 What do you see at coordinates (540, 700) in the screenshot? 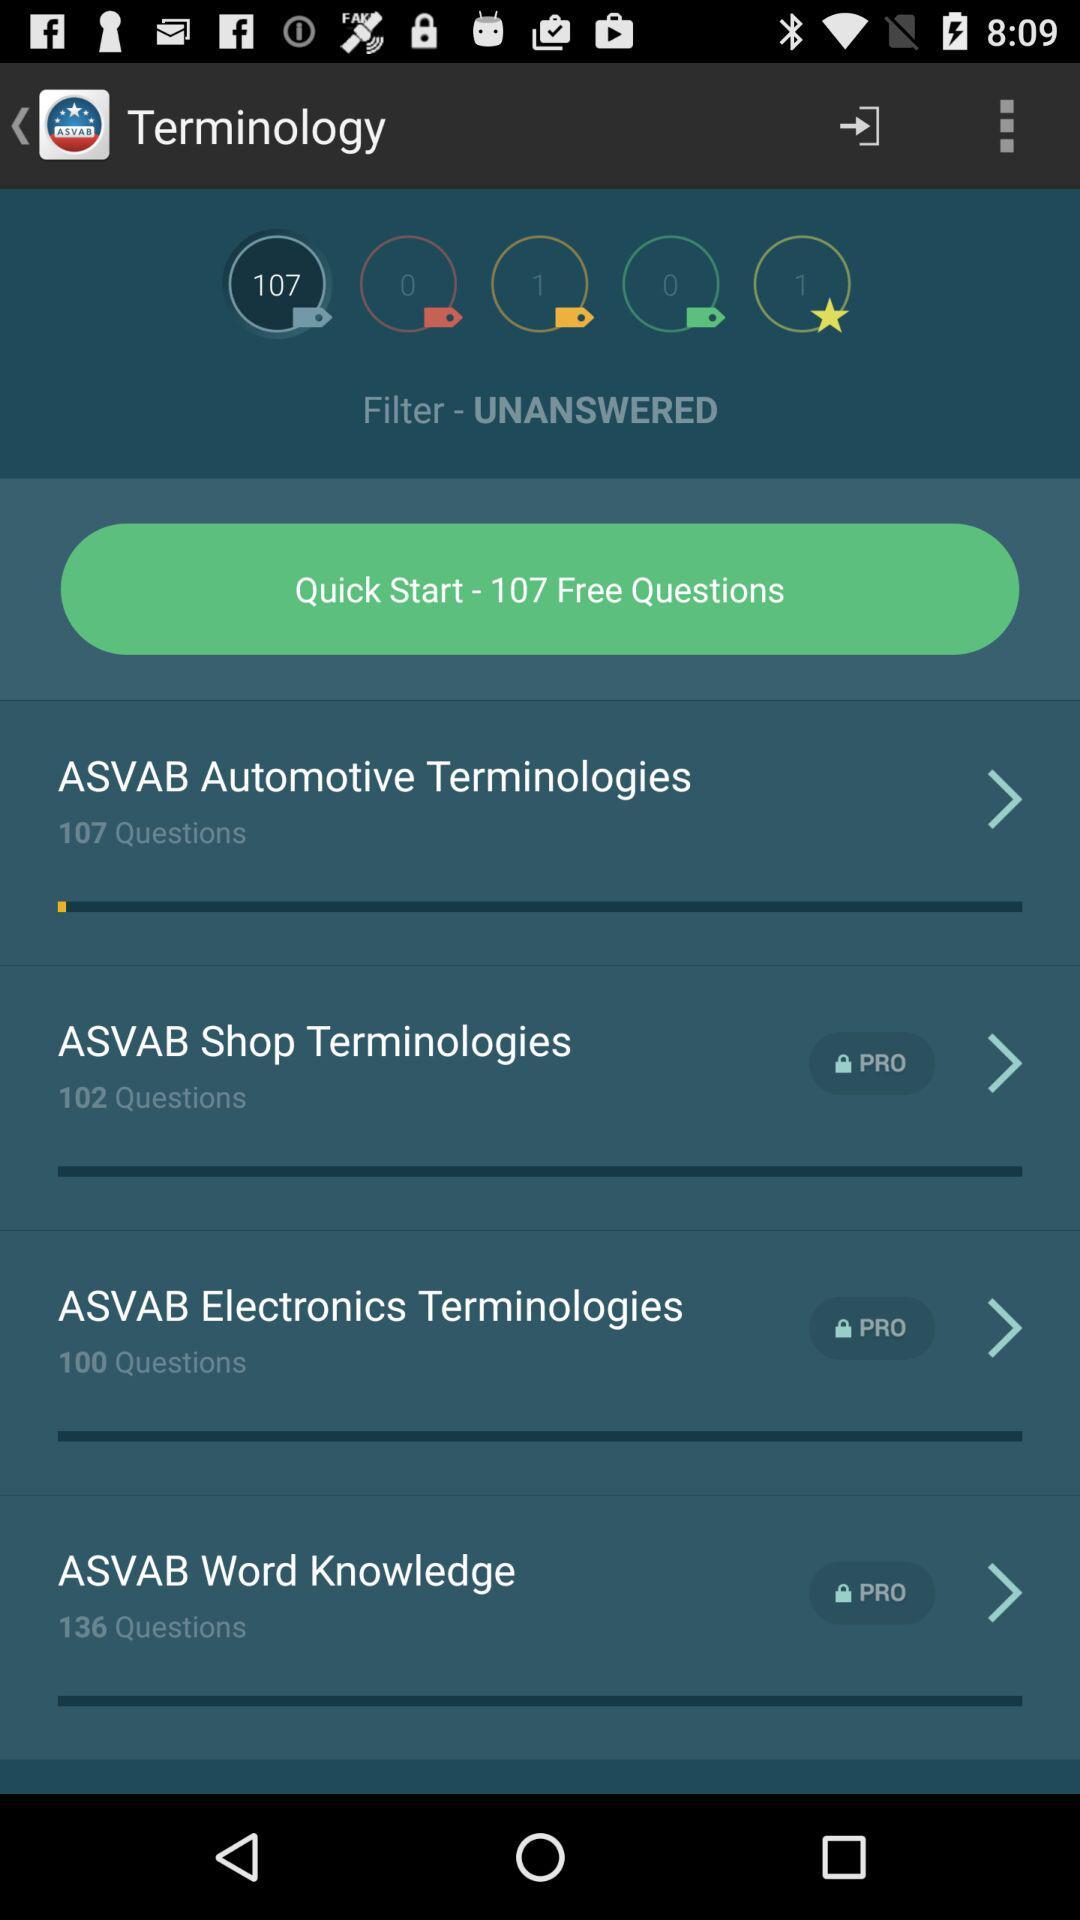
I see `the icon above asvab automotive terminologies app` at bounding box center [540, 700].